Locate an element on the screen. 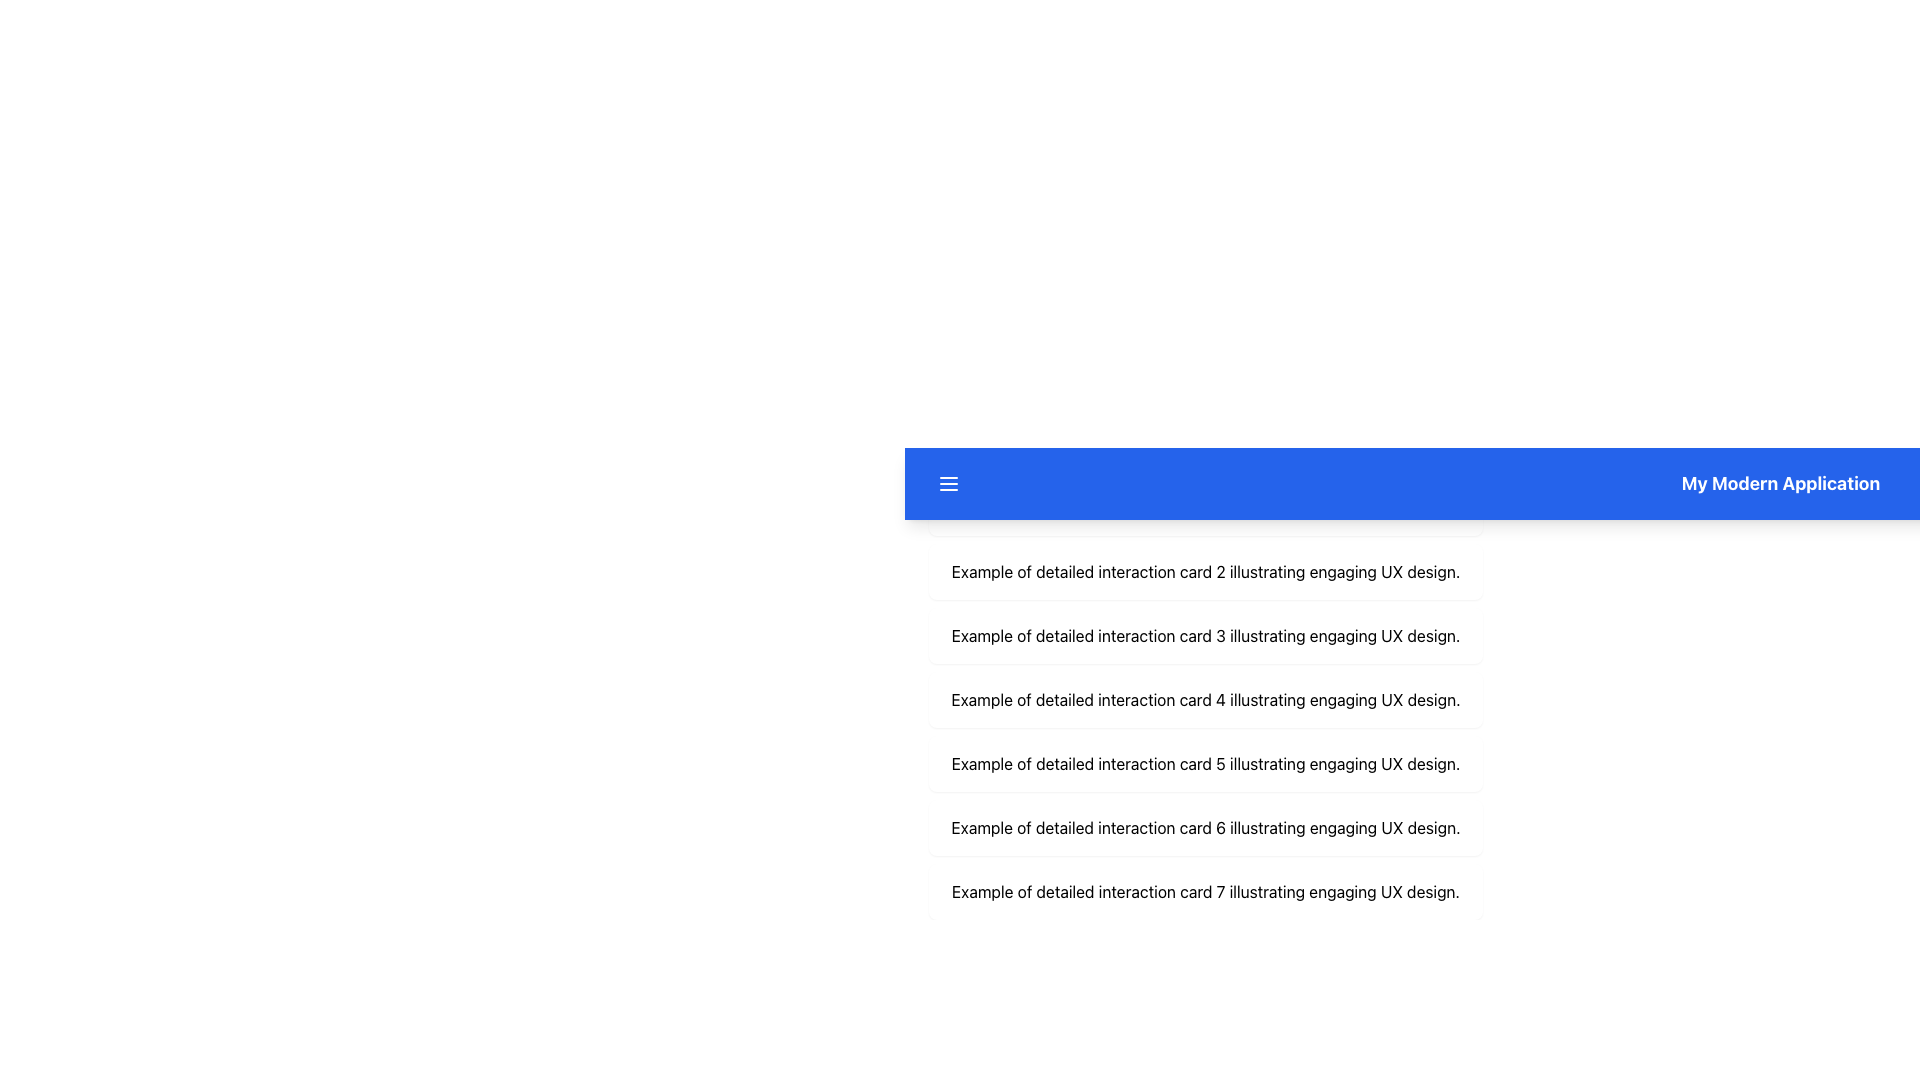 Image resolution: width=1920 pixels, height=1080 pixels. the three-line icon menu button located in the top-left corner of the navigation bar is located at coordinates (948, 483).